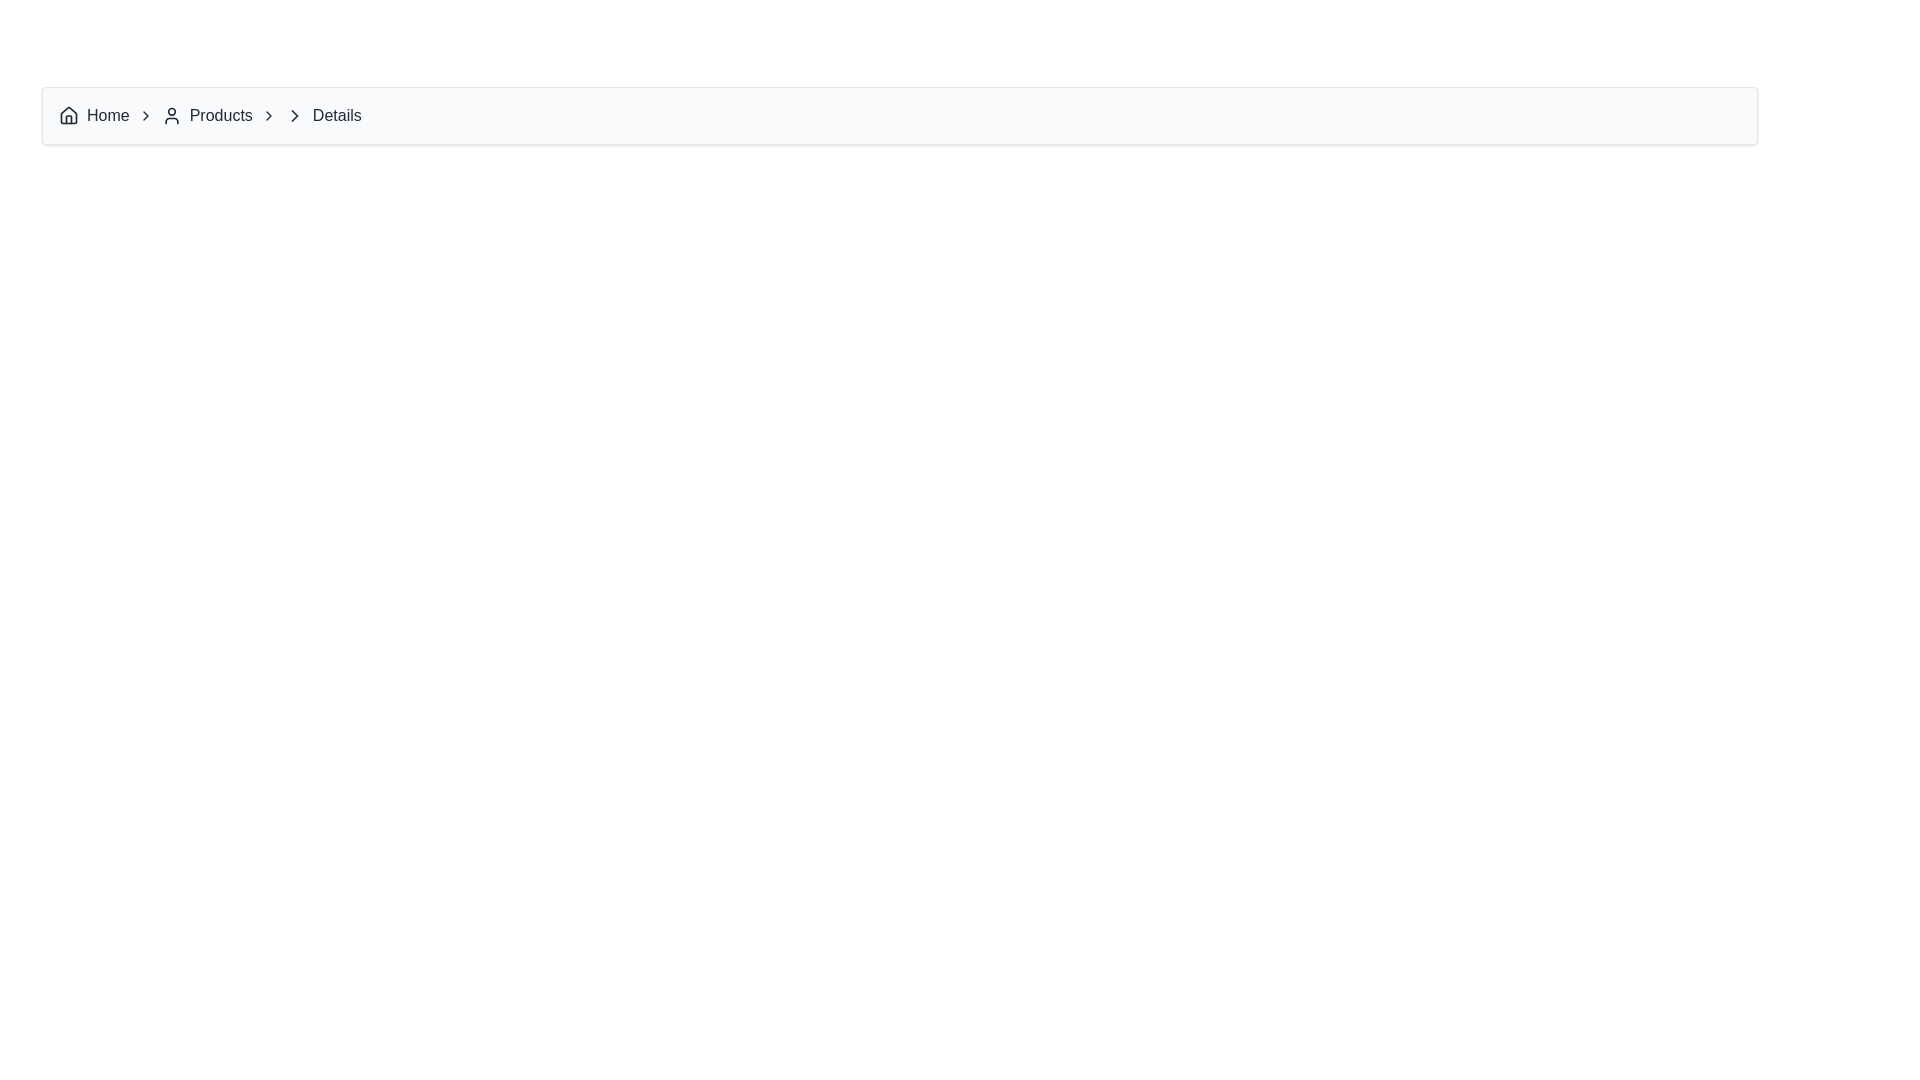 The height and width of the screenshot is (1080, 1920). What do you see at coordinates (93, 115) in the screenshot?
I see `the 'Home' text link with a house icon located at the top left of the navigation menu` at bounding box center [93, 115].